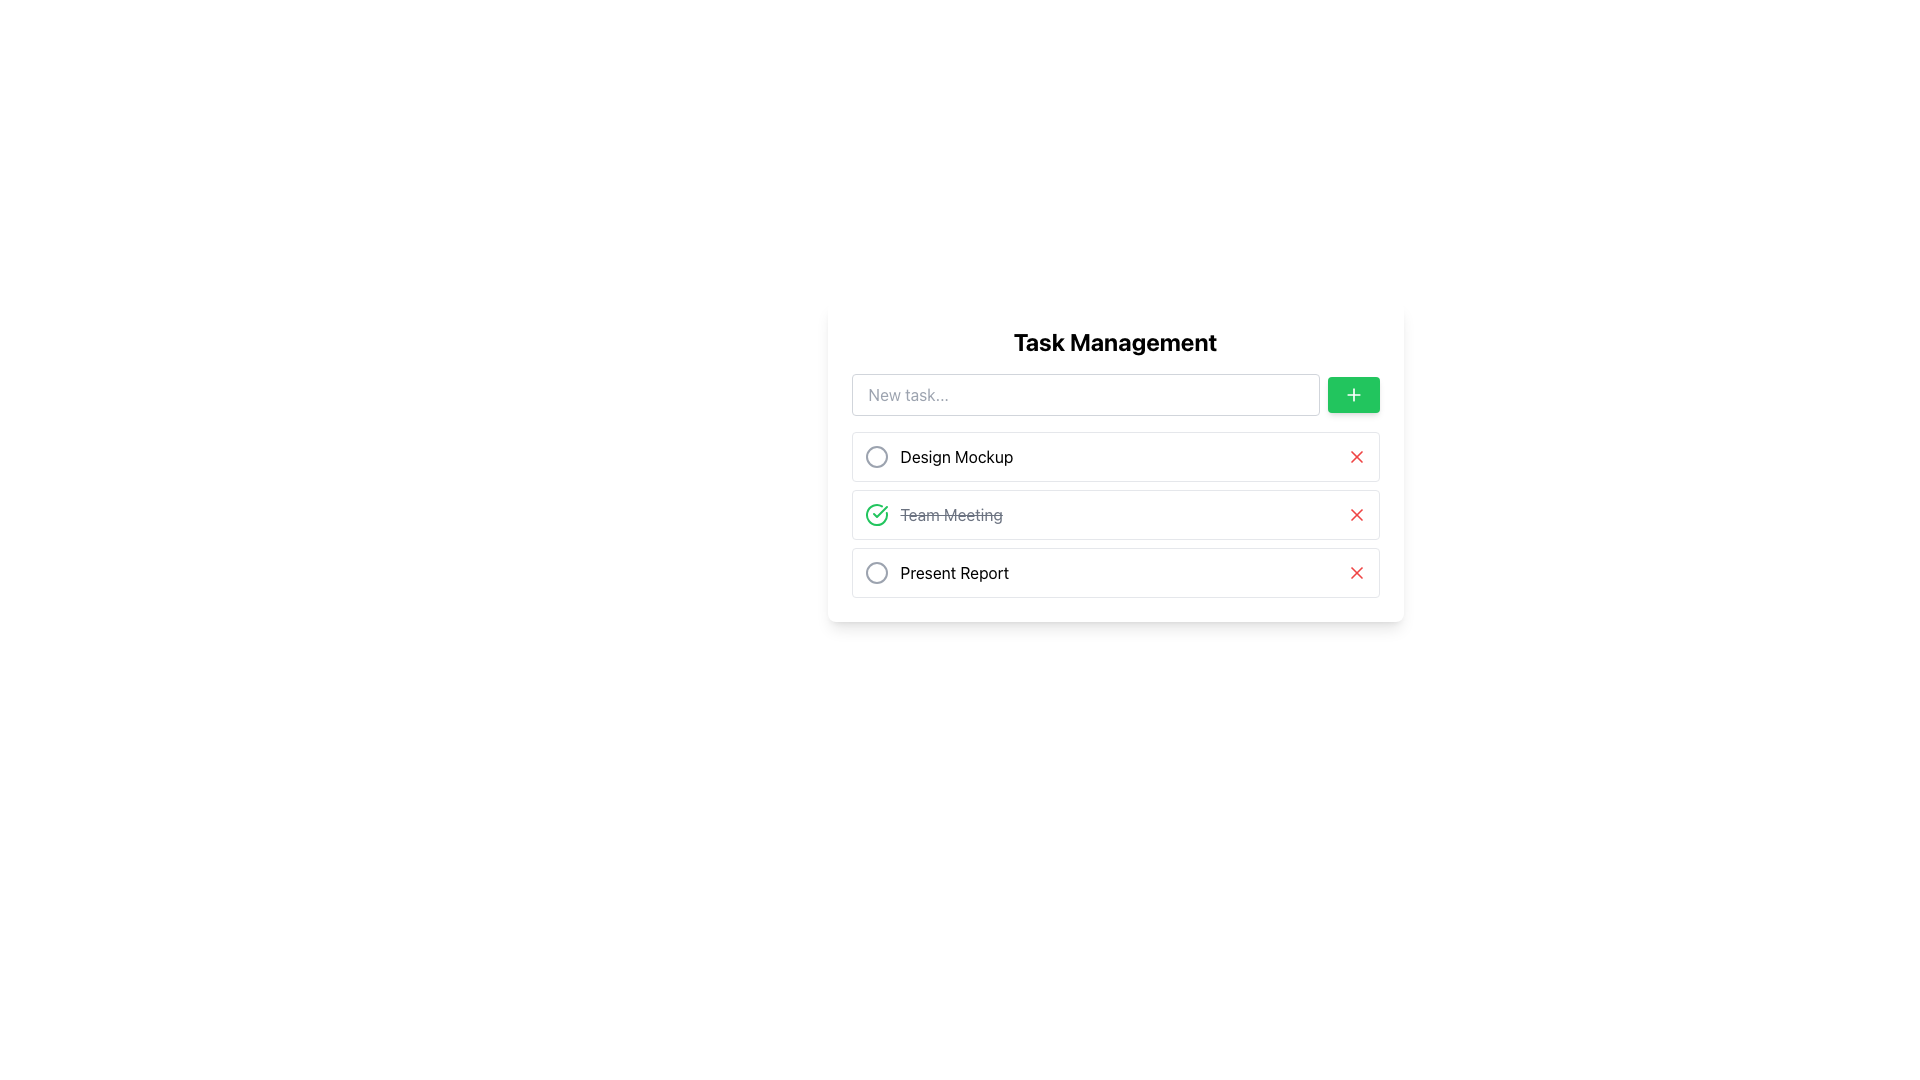 The height and width of the screenshot is (1080, 1920). What do you see at coordinates (1356, 514) in the screenshot?
I see `the delete icon located to the right of the 'Team Meeting' task in the task listing section under the 'Task Management' header` at bounding box center [1356, 514].